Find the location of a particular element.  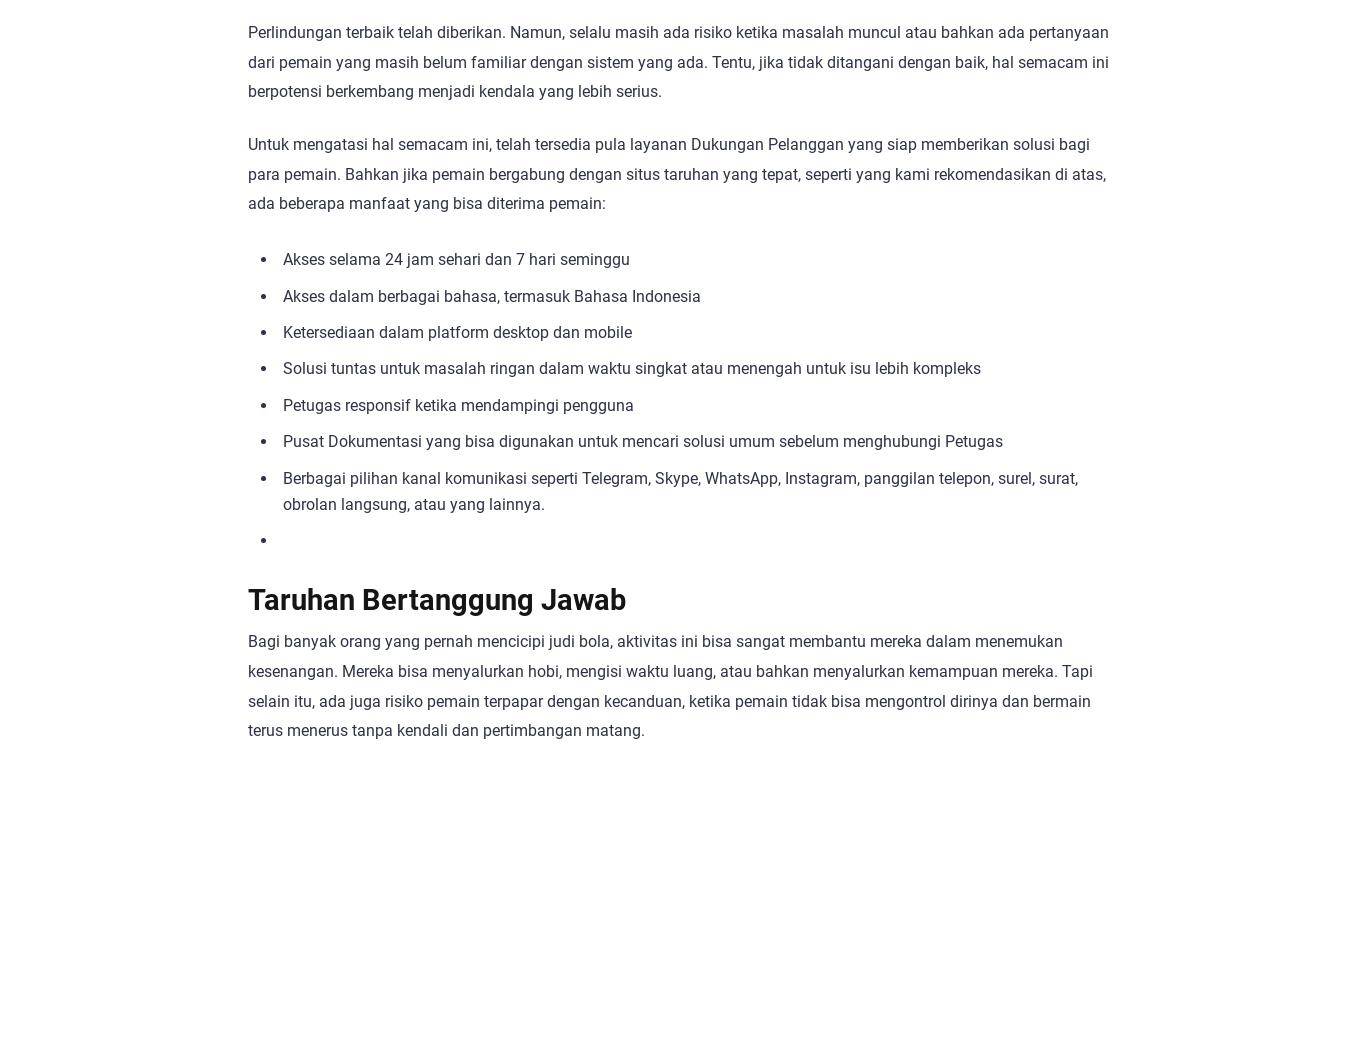

'Akses selama 24 jam sehari dan 7 hari seminggu' is located at coordinates (456, 259).